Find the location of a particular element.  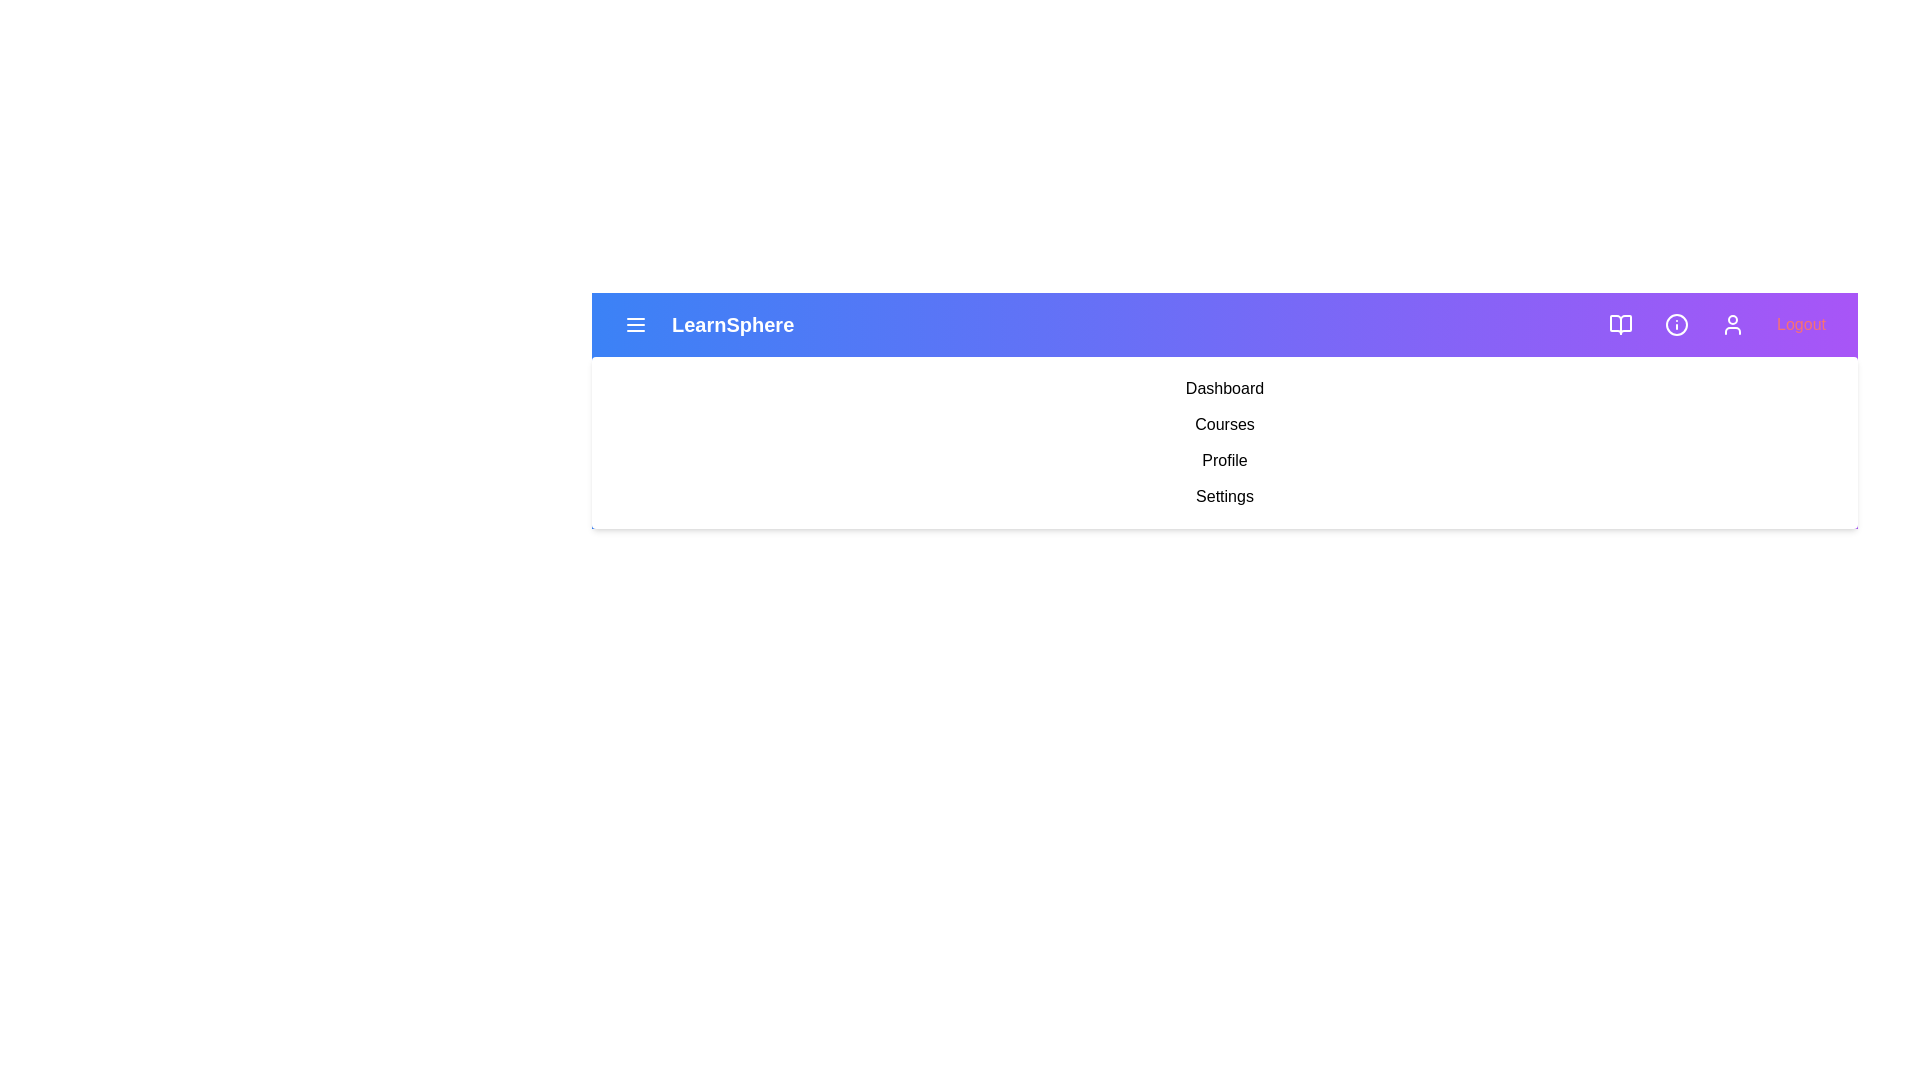

the User icon in the navigation bar is located at coordinates (1731, 323).